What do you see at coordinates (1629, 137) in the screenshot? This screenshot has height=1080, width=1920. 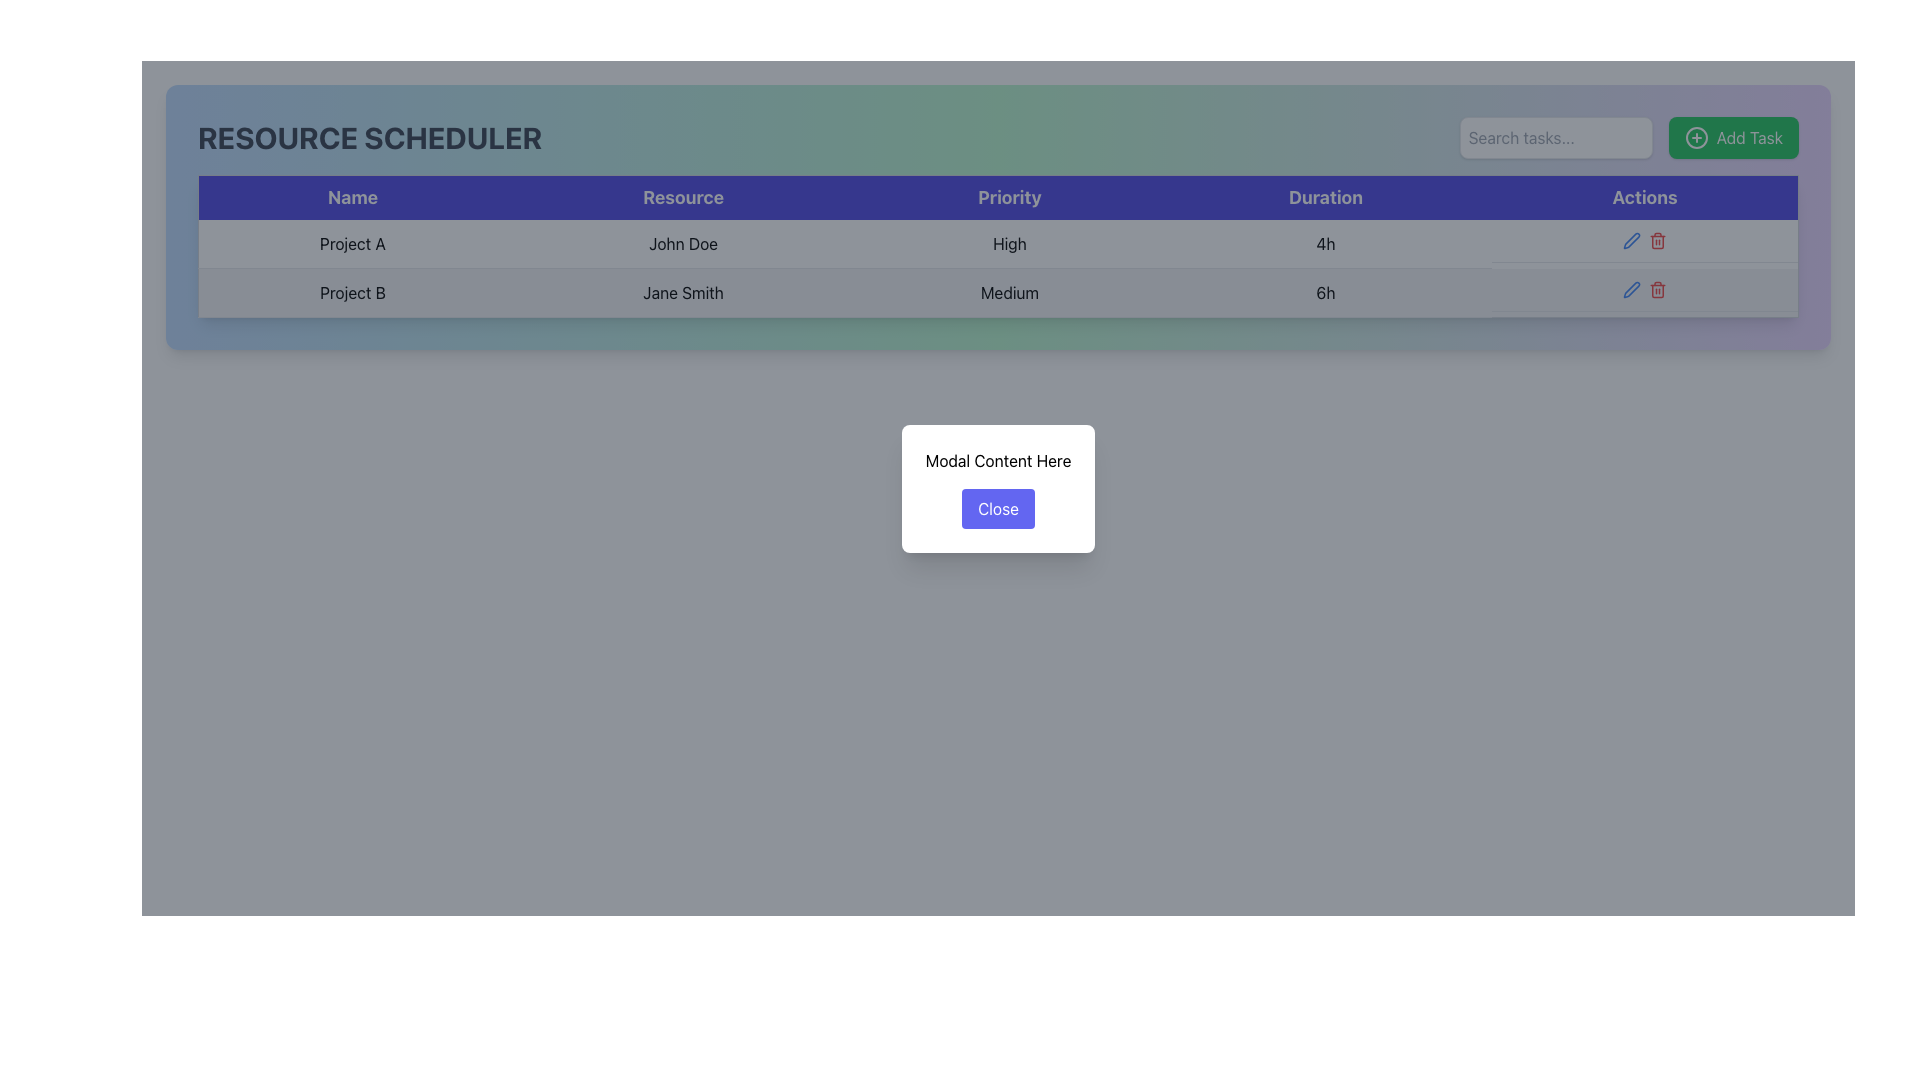 I see `the search input field located at the top-right section of the interface, adjacent to the 'Add Task' button` at bounding box center [1629, 137].